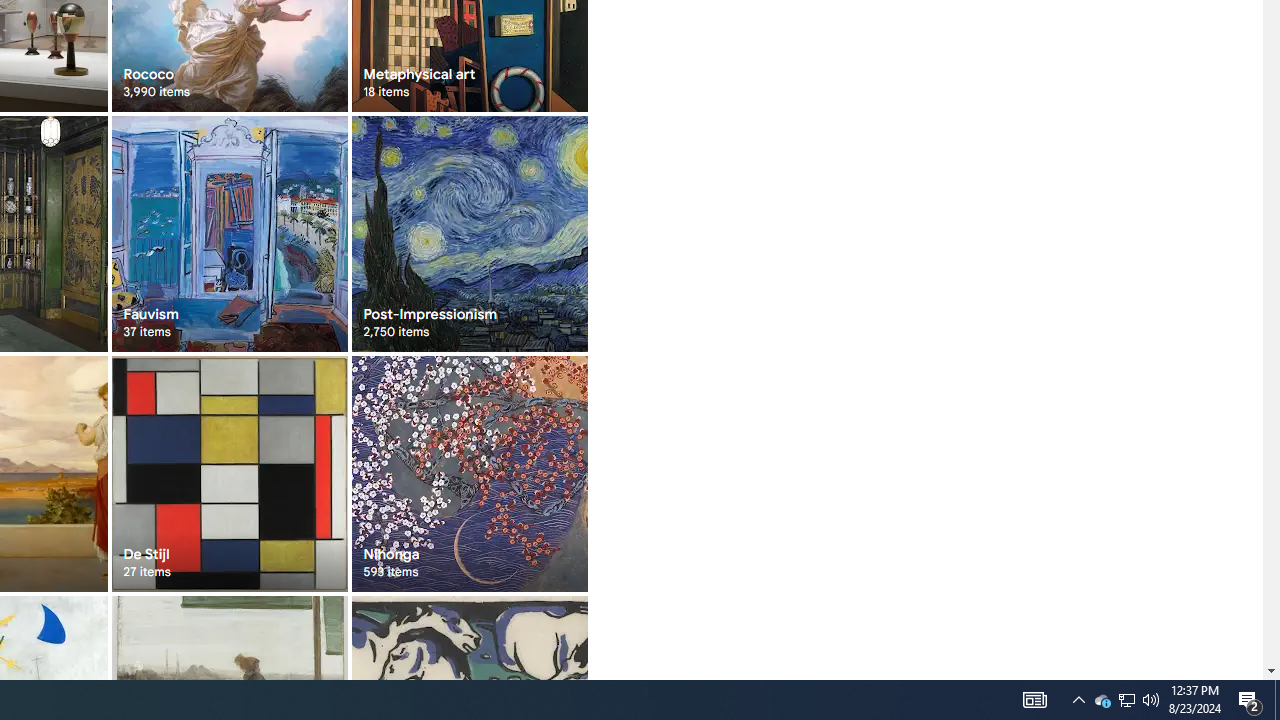 The image size is (1280, 720). What do you see at coordinates (229, 473) in the screenshot?
I see `'De Stijl 27 items'` at bounding box center [229, 473].